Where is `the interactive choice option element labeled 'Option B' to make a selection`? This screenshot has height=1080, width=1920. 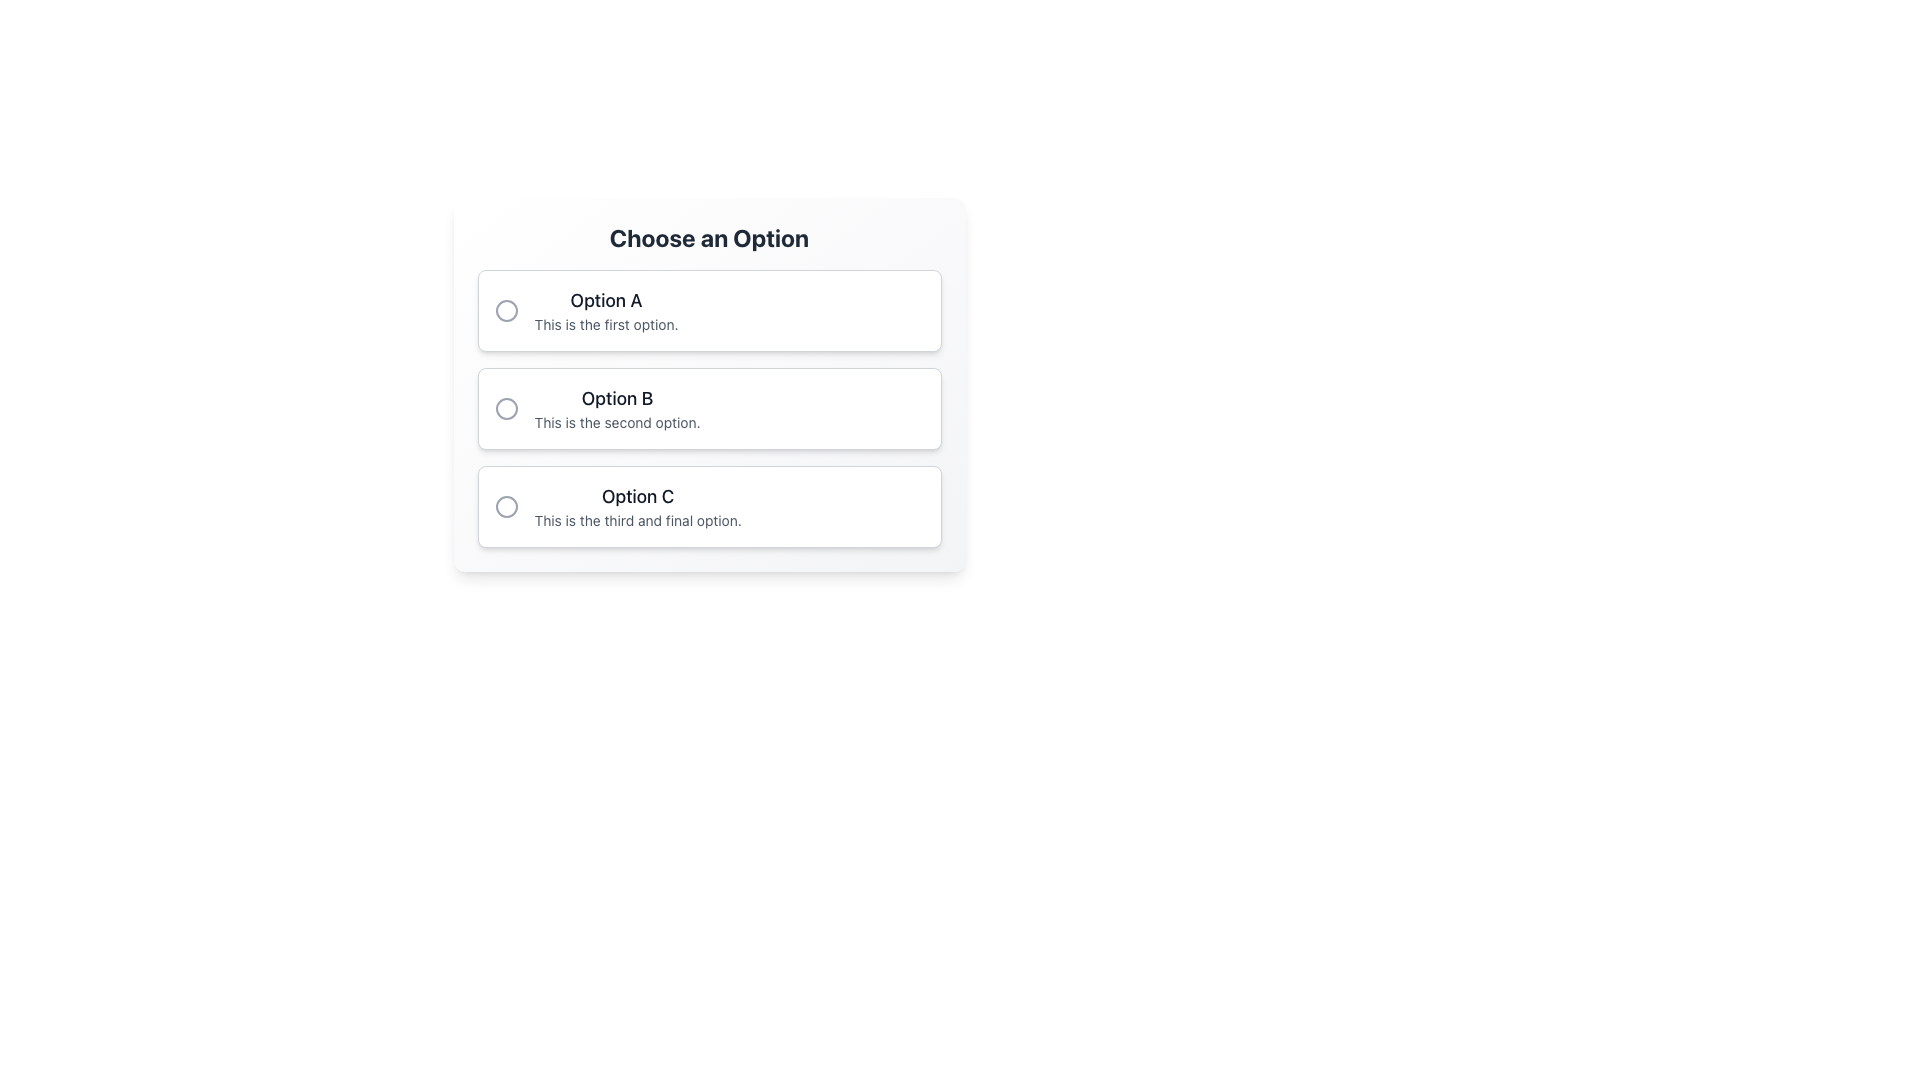
the interactive choice option element labeled 'Option B' to make a selection is located at coordinates (709, 385).